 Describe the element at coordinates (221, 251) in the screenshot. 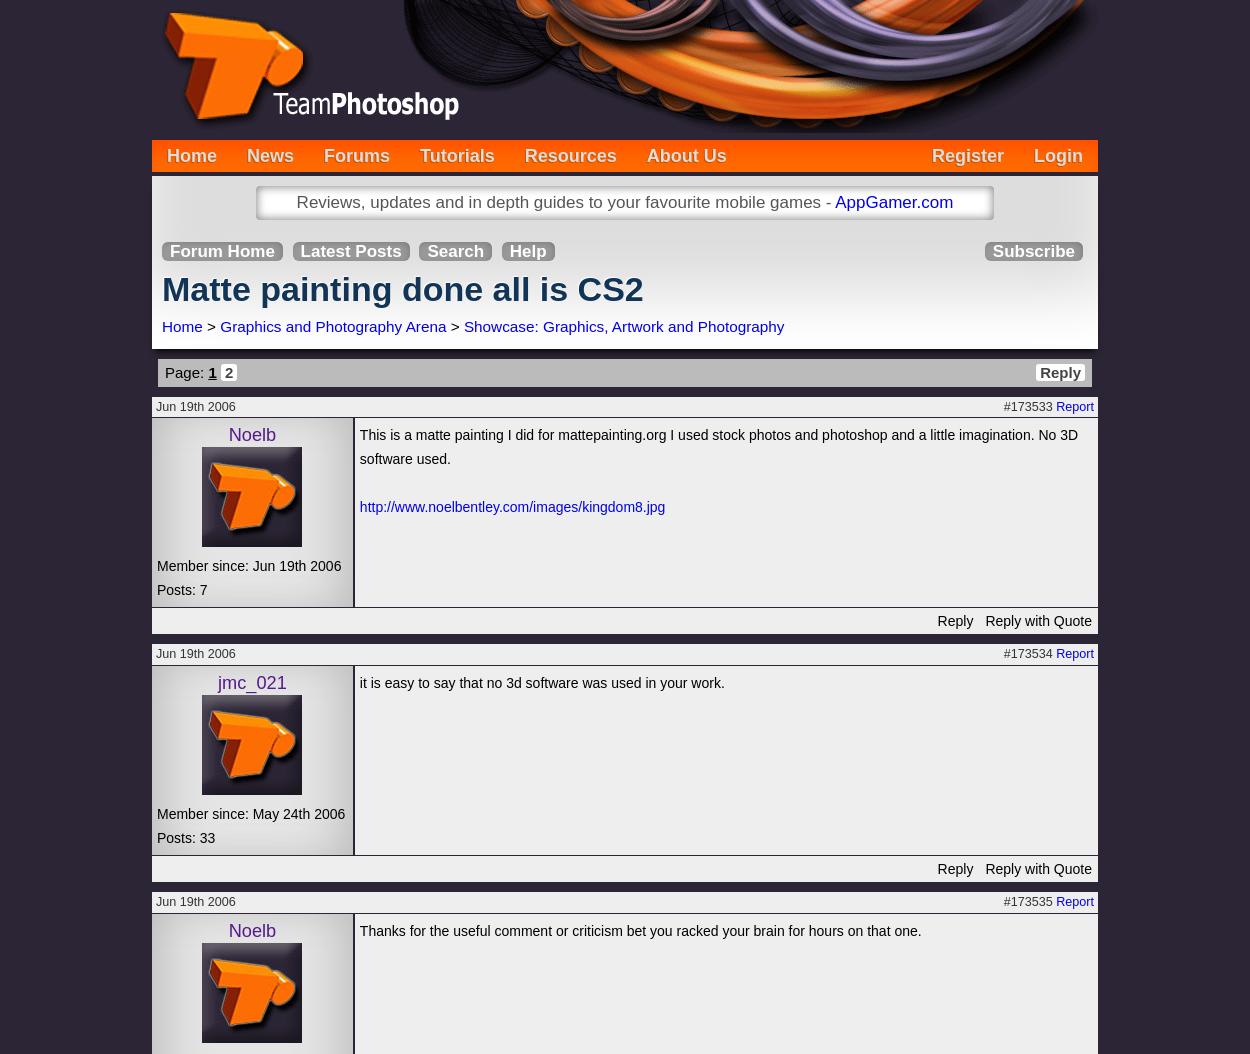

I see `'Forum Home'` at that location.